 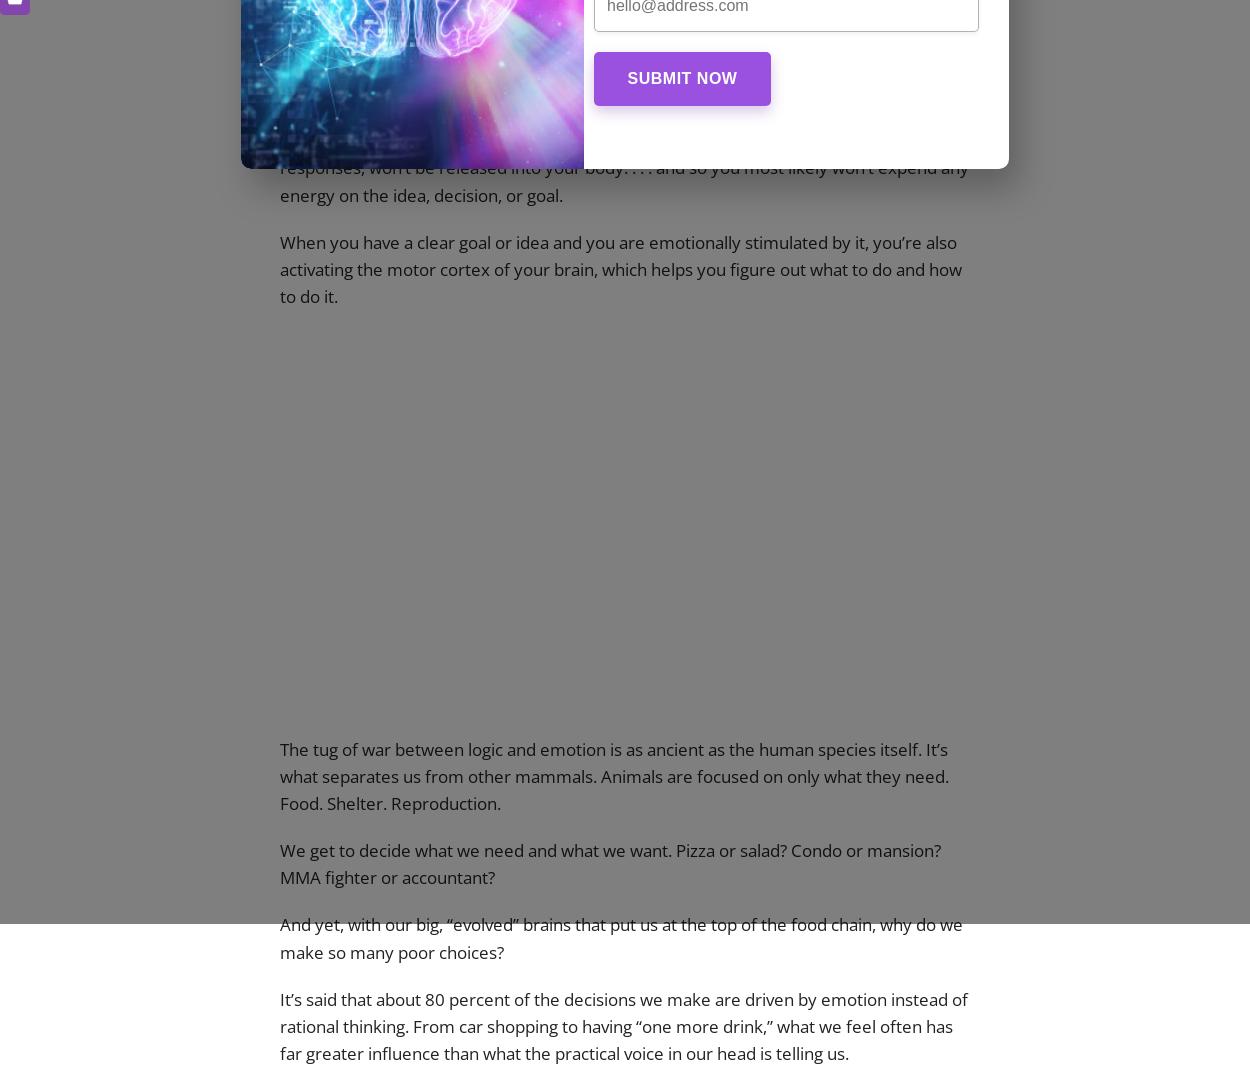 I want to click on 'and if there isn’t enough emotion behind the vision, then the part of your brain called the nucleus accumbens (NAc) is not activated.', so click(x=620, y=65).